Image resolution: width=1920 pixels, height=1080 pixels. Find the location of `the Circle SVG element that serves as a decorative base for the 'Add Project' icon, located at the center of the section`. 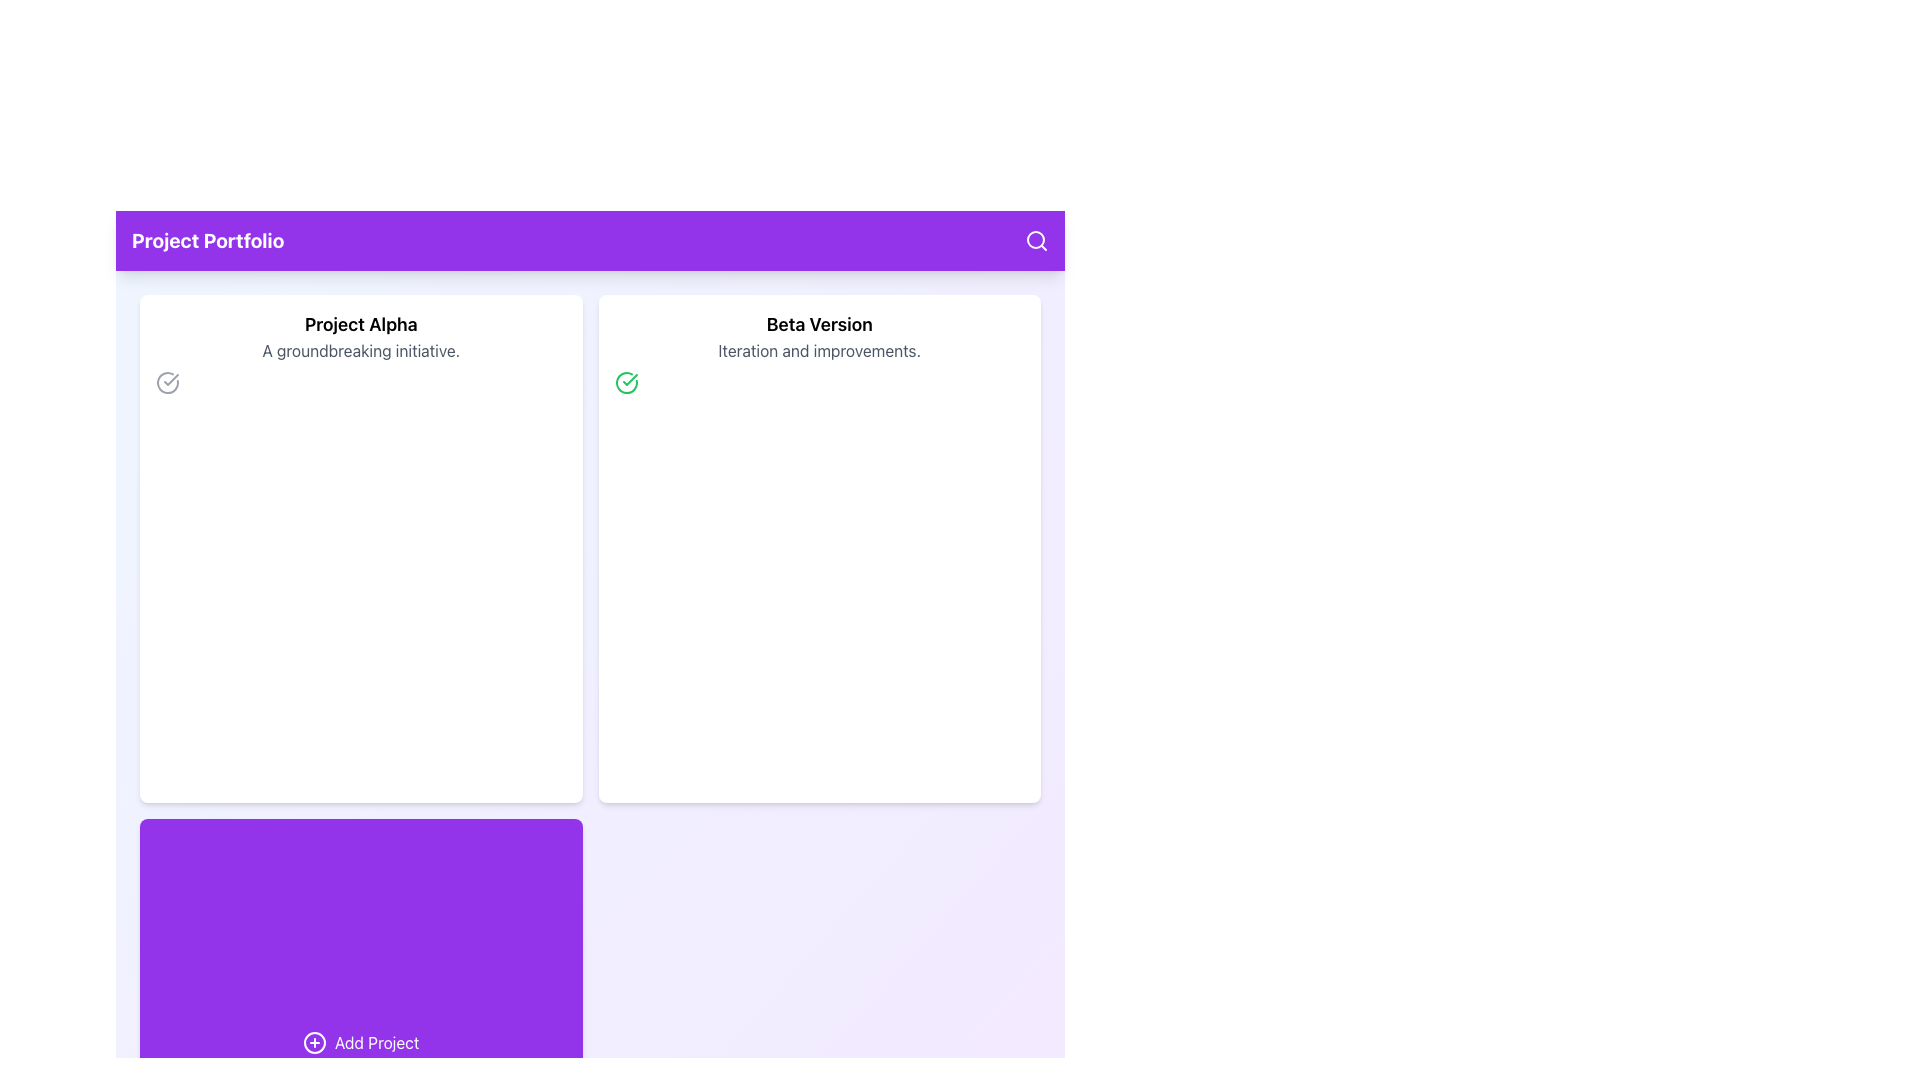

the Circle SVG element that serves as a decorative base for the 'Add Project' icon, located at the center of the section is located at coordinates (314, 1041).